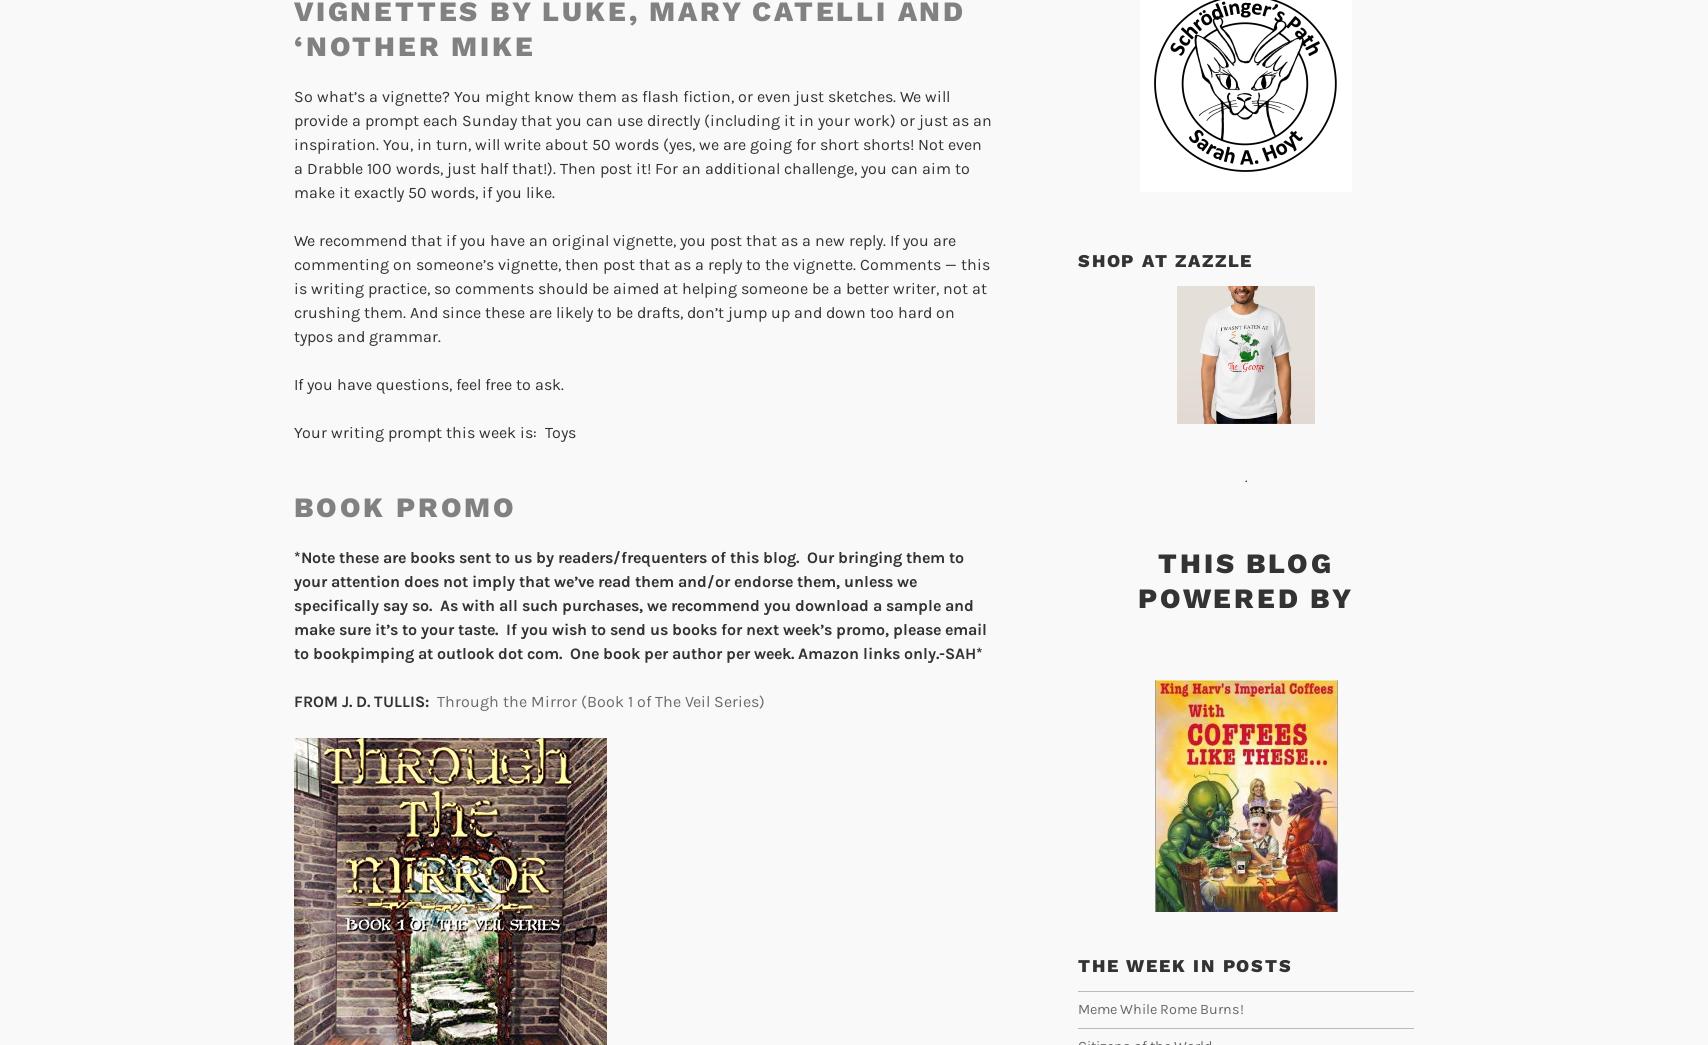 The width and height of the screenshot is (1708, 1045). Describe the element at coordinates (1165, 258) in the screenshot. I see `'Shop At Zazzle'` at that location.